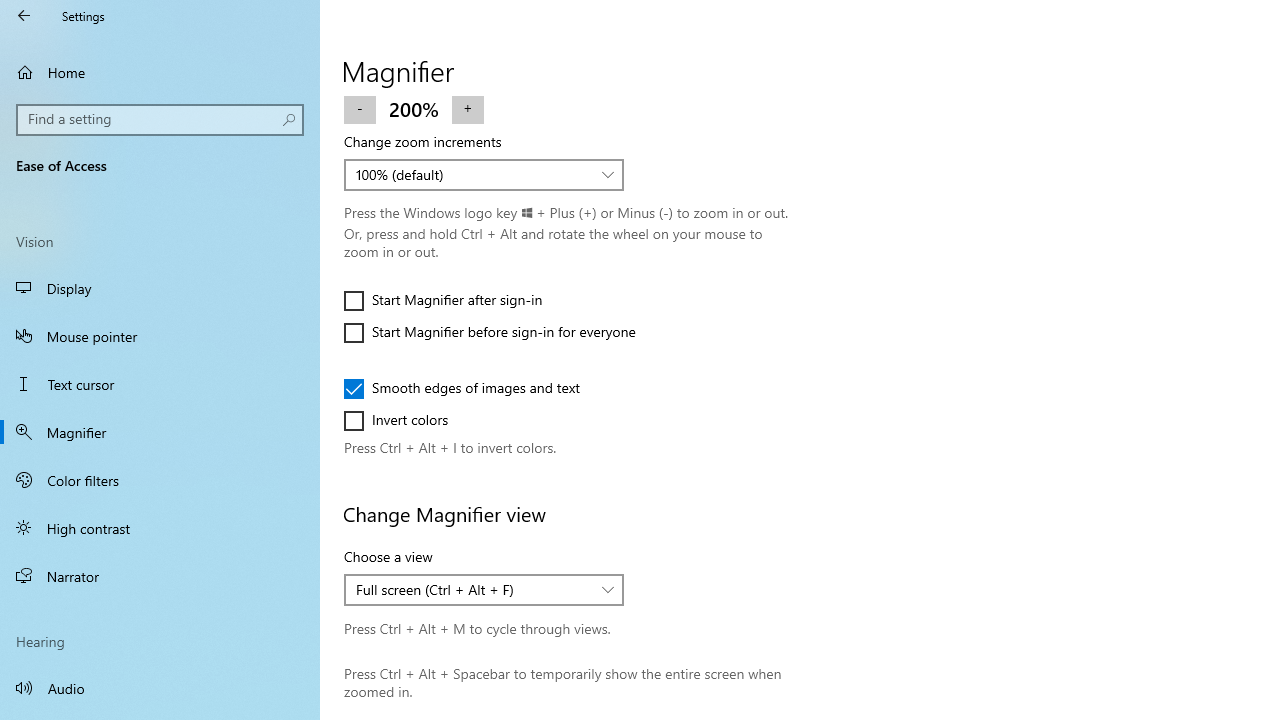 Image resolution: width=1280 pixels, height=720 pixels. What do you see at coordinates (160, 576) in the screenshot?
I see `'Narrator'` at bounding box center [160, 576].